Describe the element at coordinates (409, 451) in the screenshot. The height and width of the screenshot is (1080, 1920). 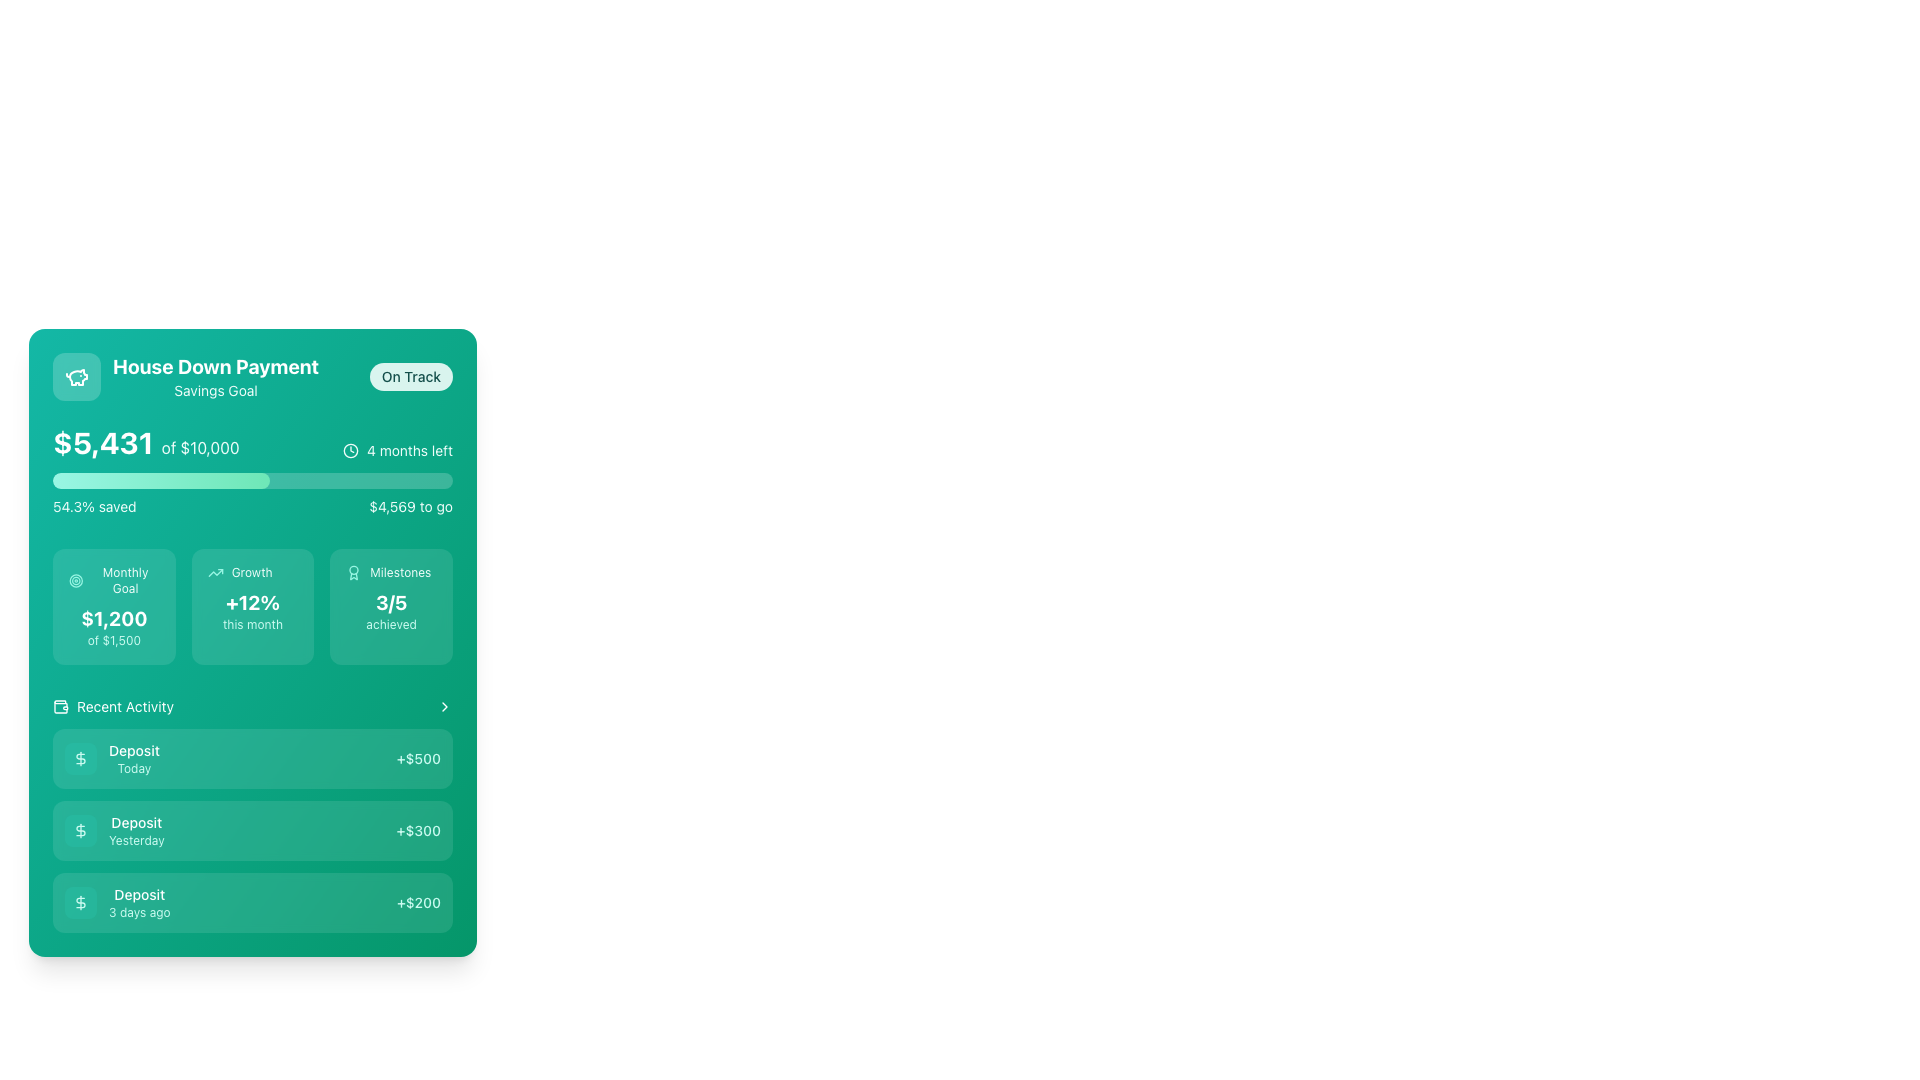
I see `the text label that informs the user about the remaining time left for a specific goal, which is visually grouped with a clock icon to its immediate left` at that location.